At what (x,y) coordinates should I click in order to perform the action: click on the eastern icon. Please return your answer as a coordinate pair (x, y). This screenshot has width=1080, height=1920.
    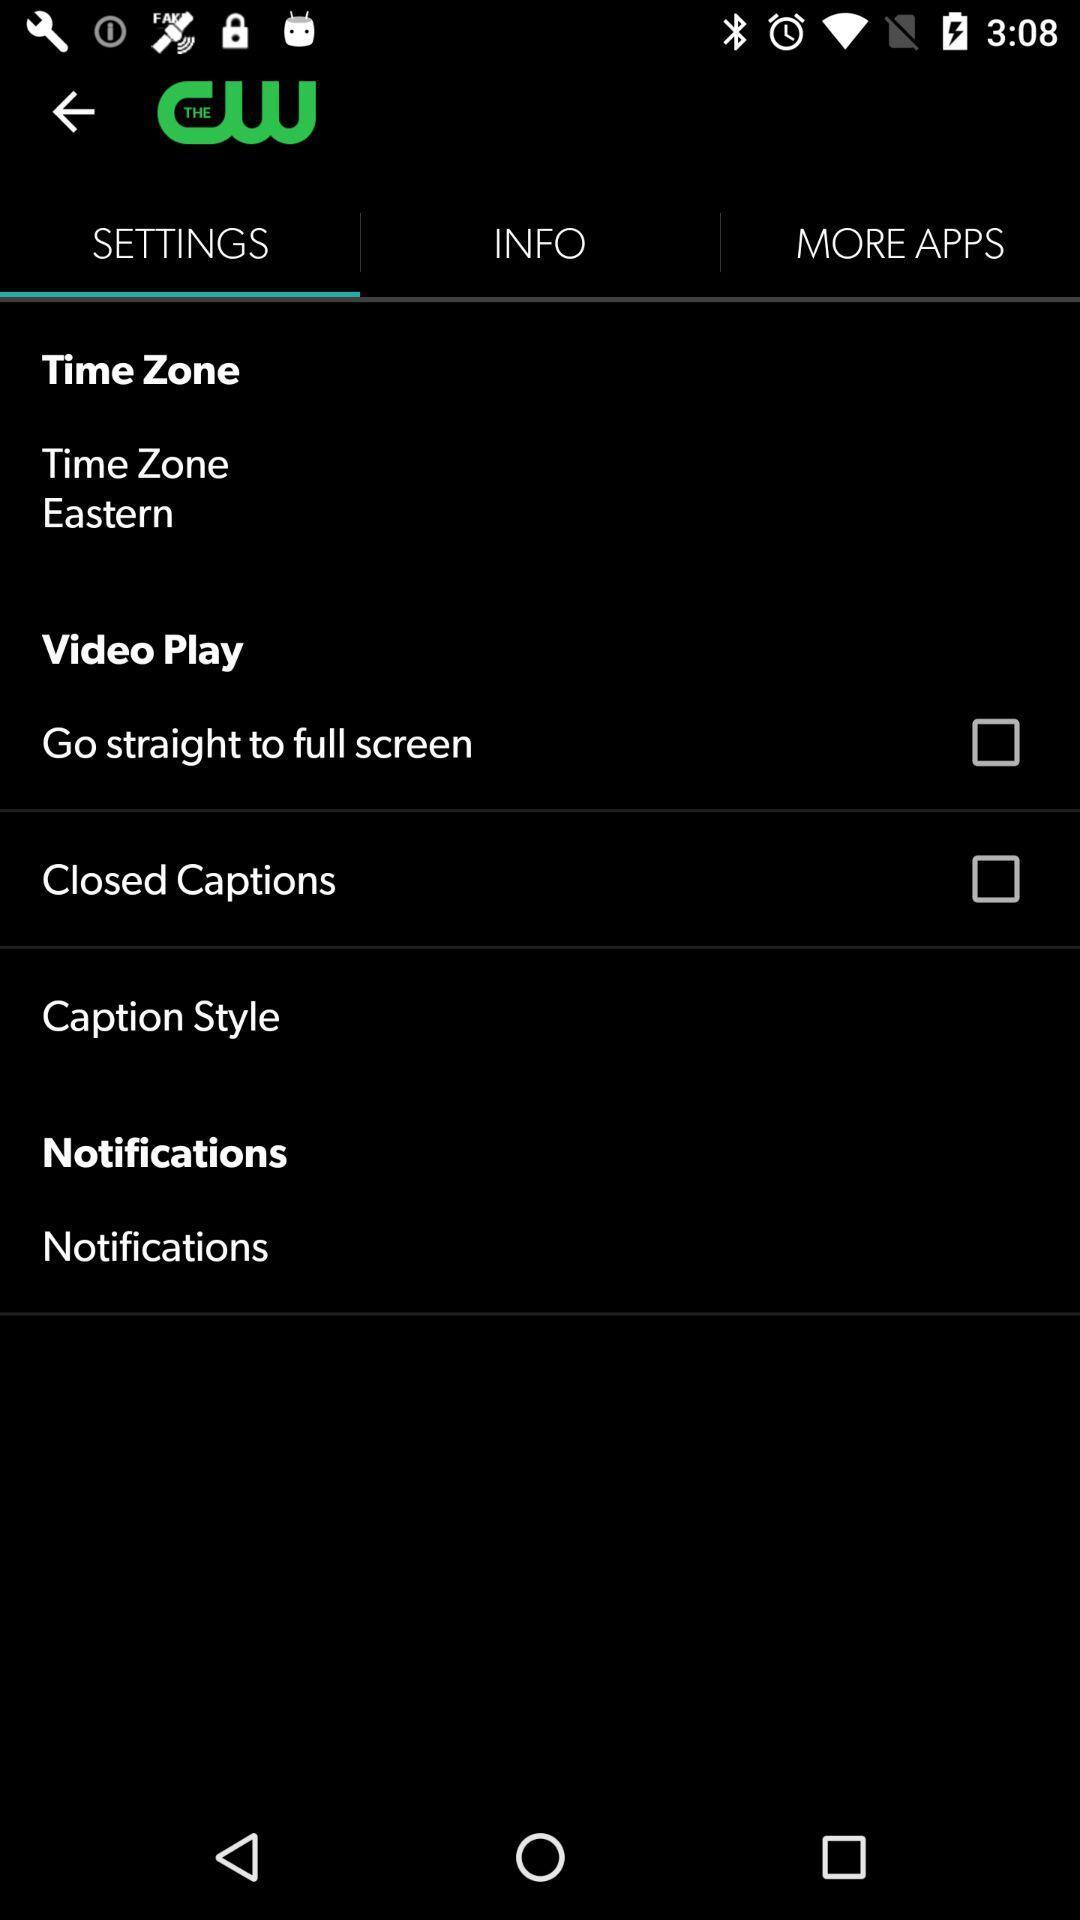
    Looking at the image, I should click on (108, 512).